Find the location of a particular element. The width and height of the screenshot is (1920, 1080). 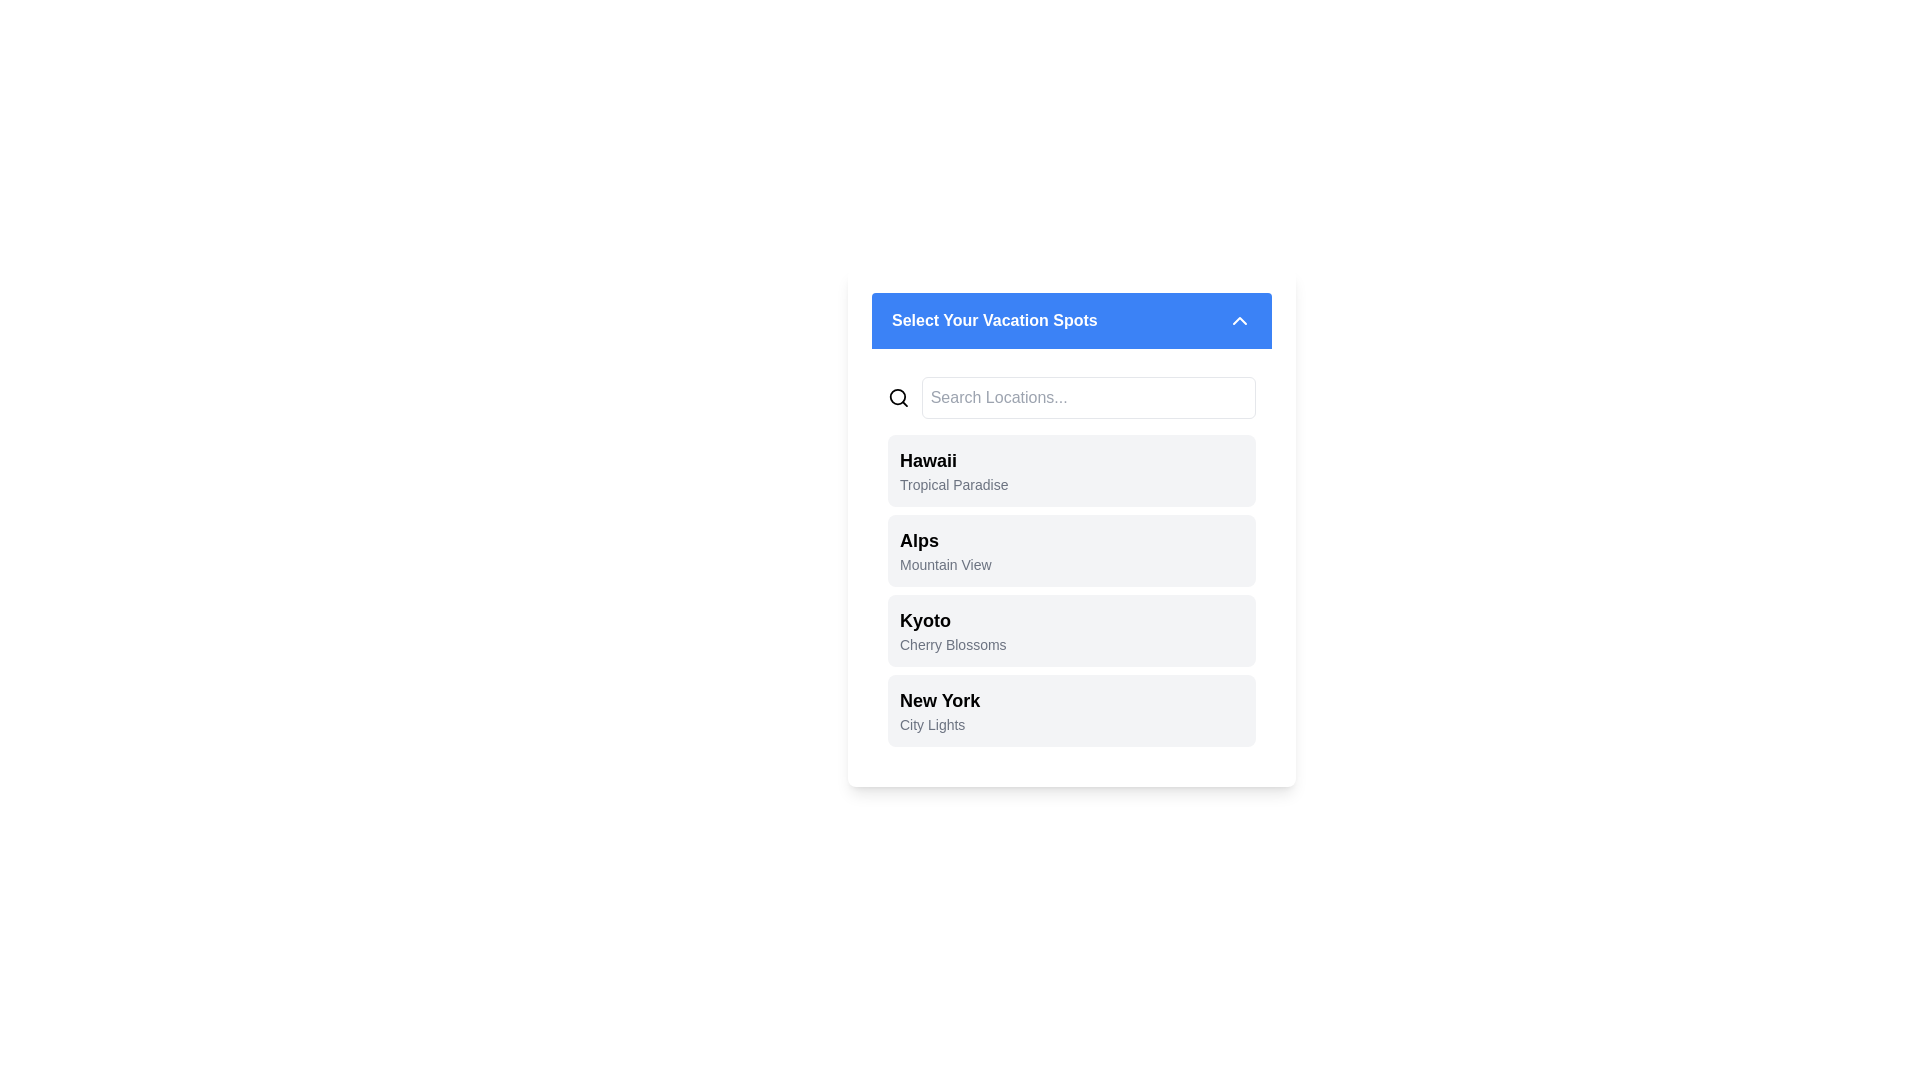

the Text element providing additional descriptive information about the 'New York' location item, indicating its theme 'City Lights', located below the 'New York' title in the bottom right section of the main content area is located at coordinates (939, 725).